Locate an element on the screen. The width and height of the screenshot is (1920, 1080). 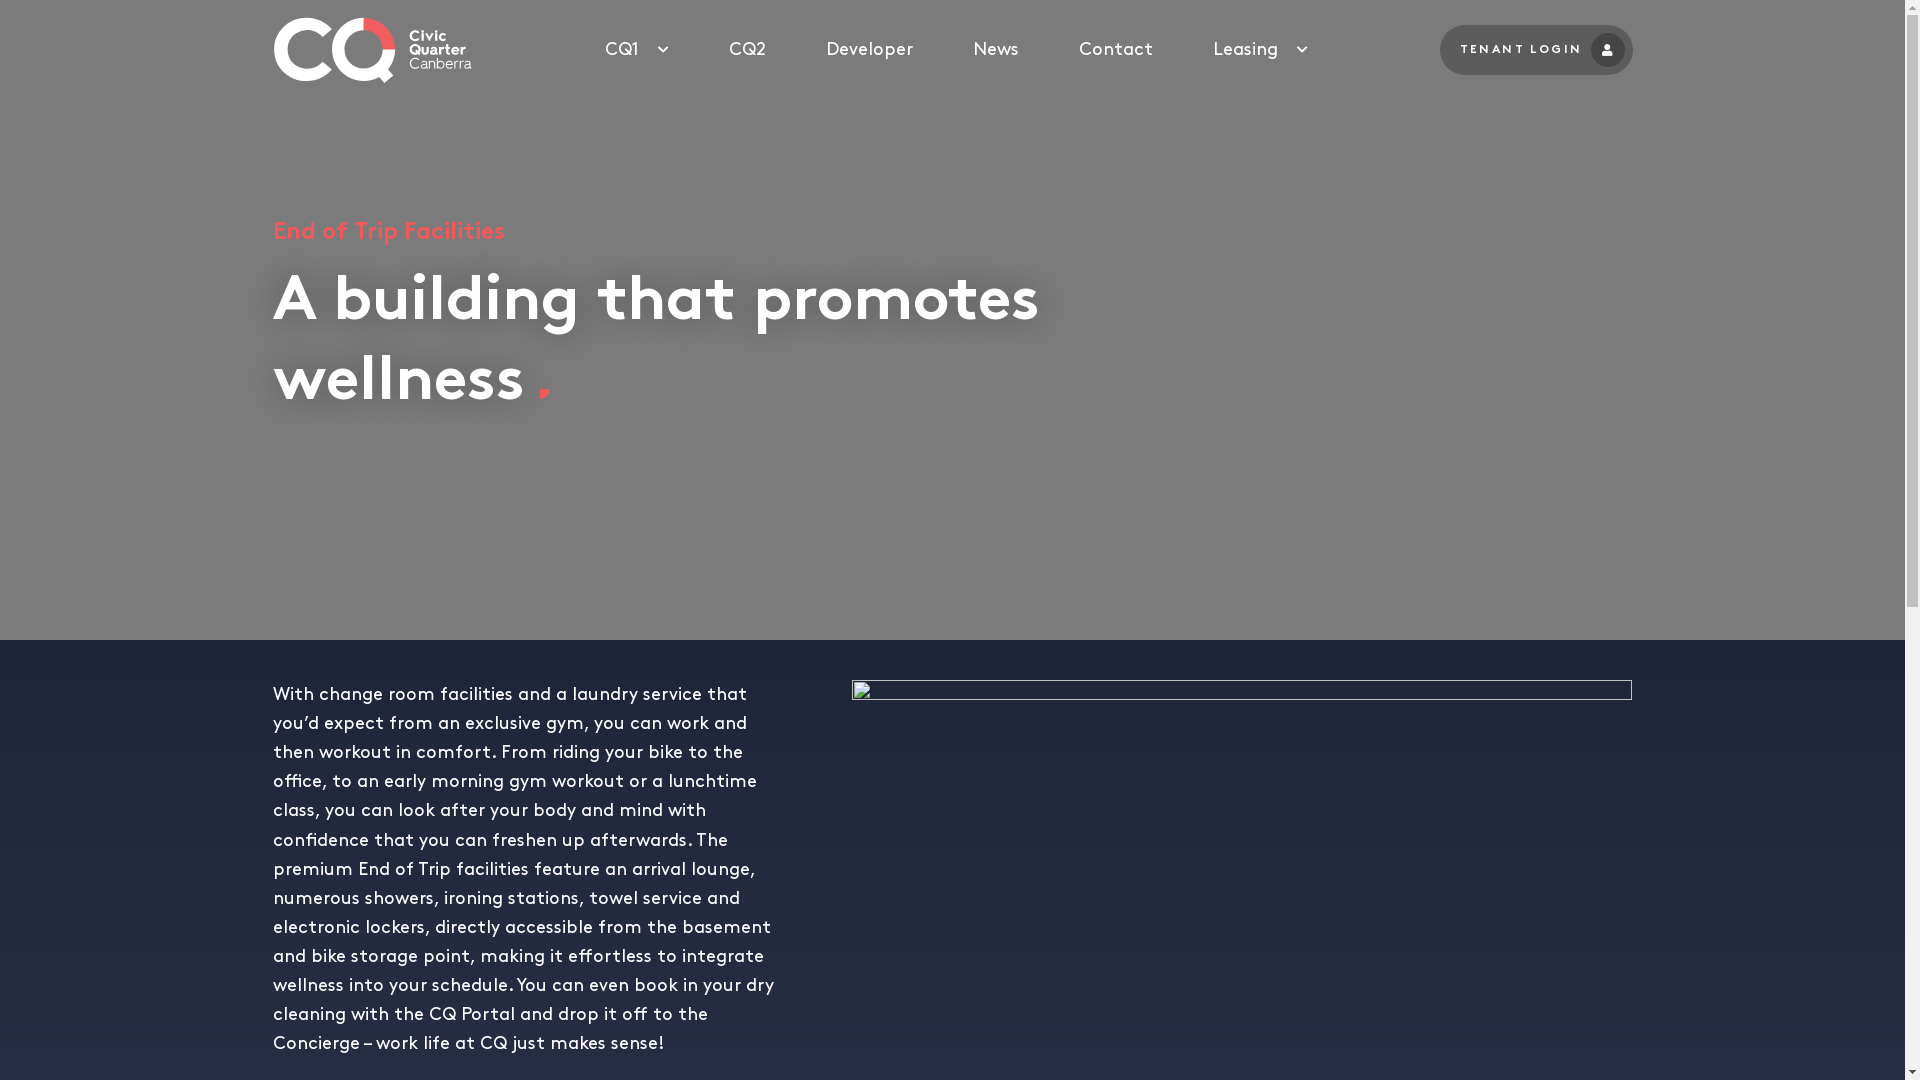
'News' is located at coordinates (941, 49).